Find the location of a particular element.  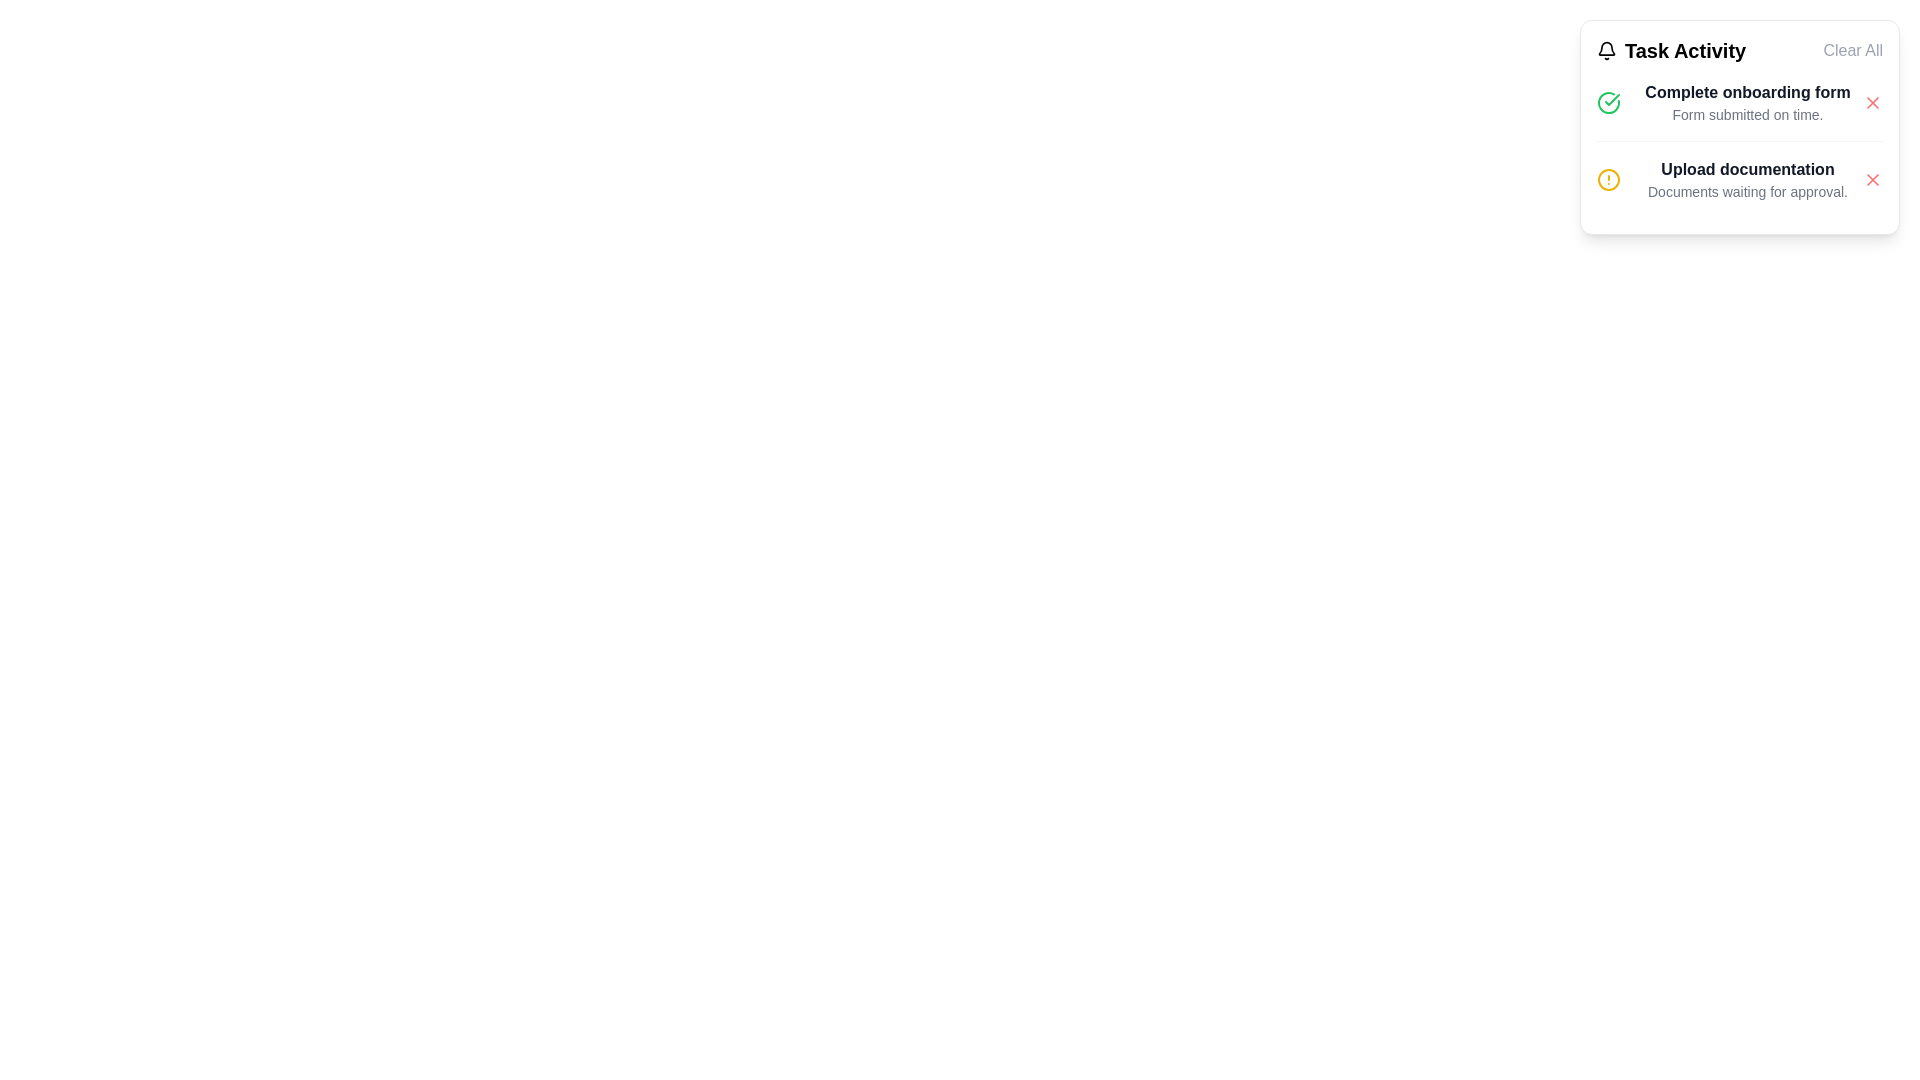

the task entry titled 'Complete onboarding form' is located at coordinates (1738, 103).